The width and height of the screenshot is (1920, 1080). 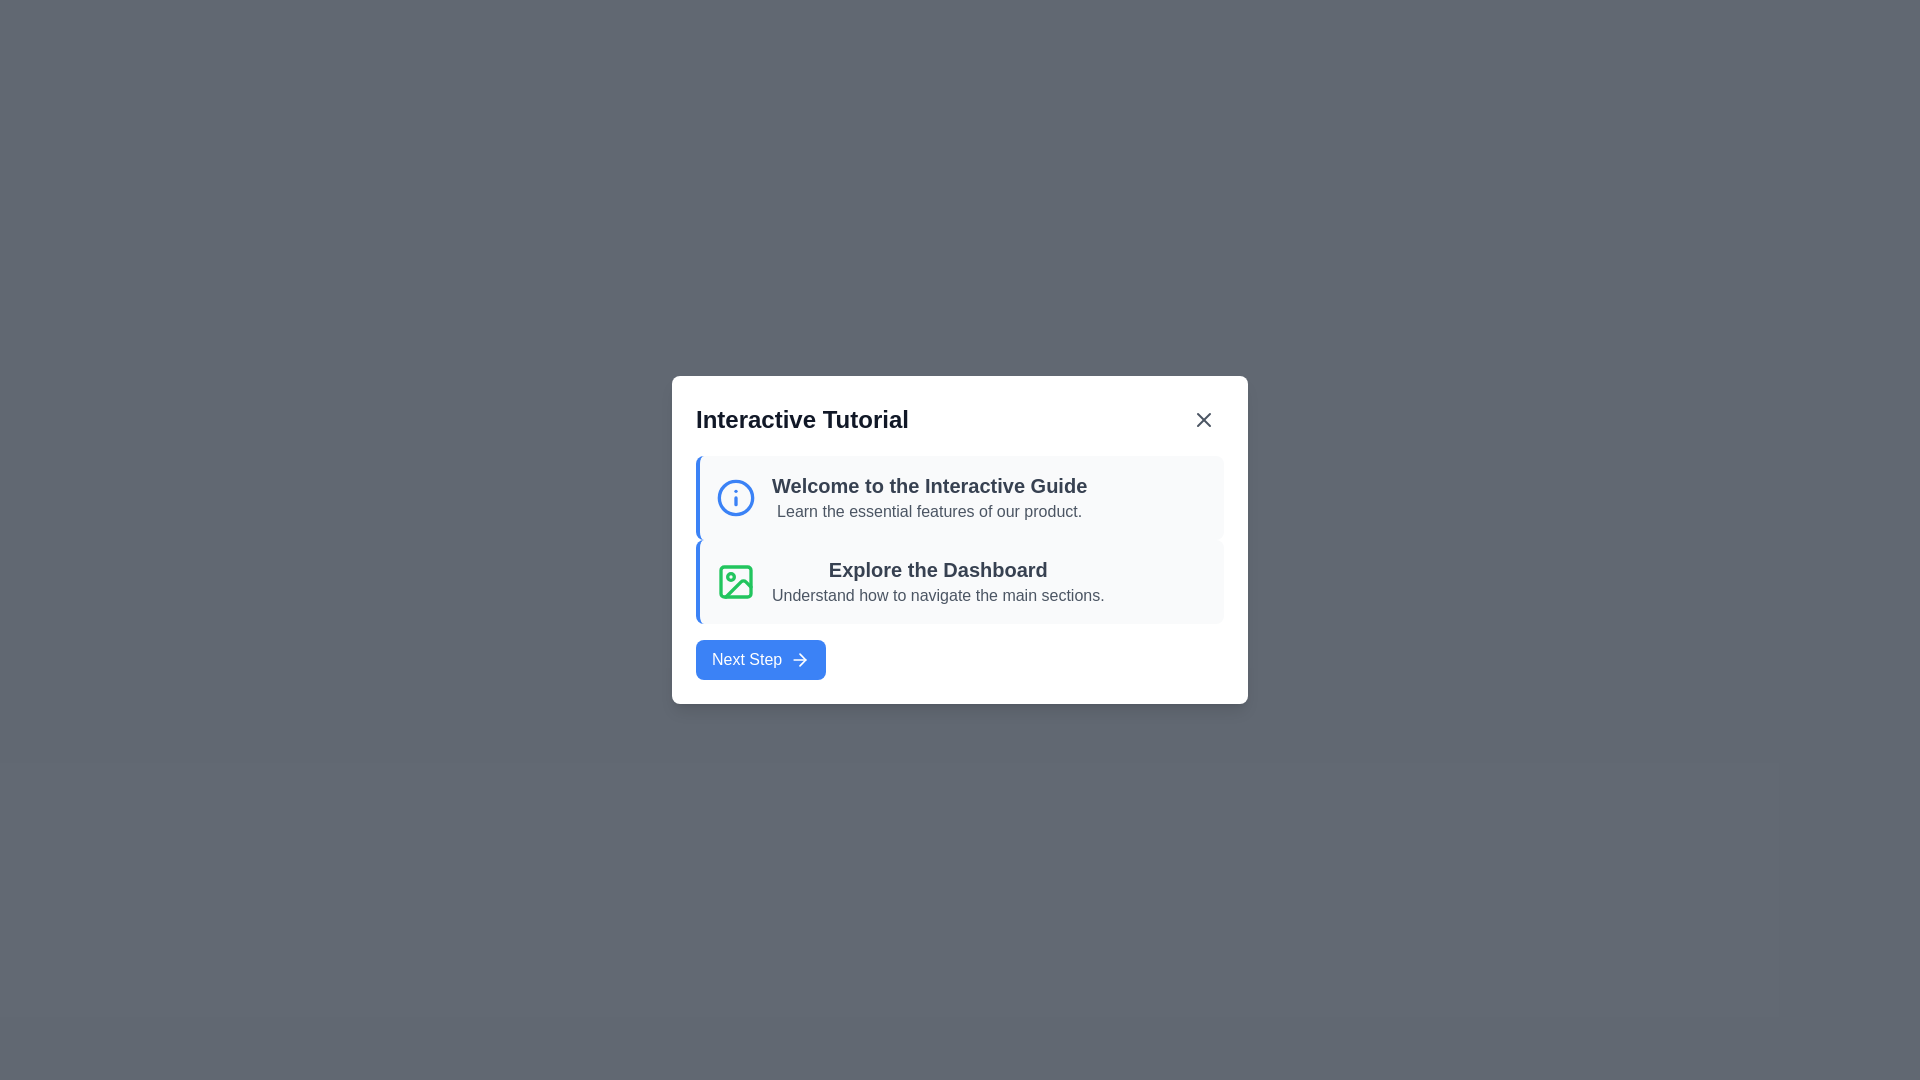 I want to click on the circular information icon with a blue outline and white background, located to the left of the 'Welcome to the Interactive Guide' section title, so click(x=734, y=496).